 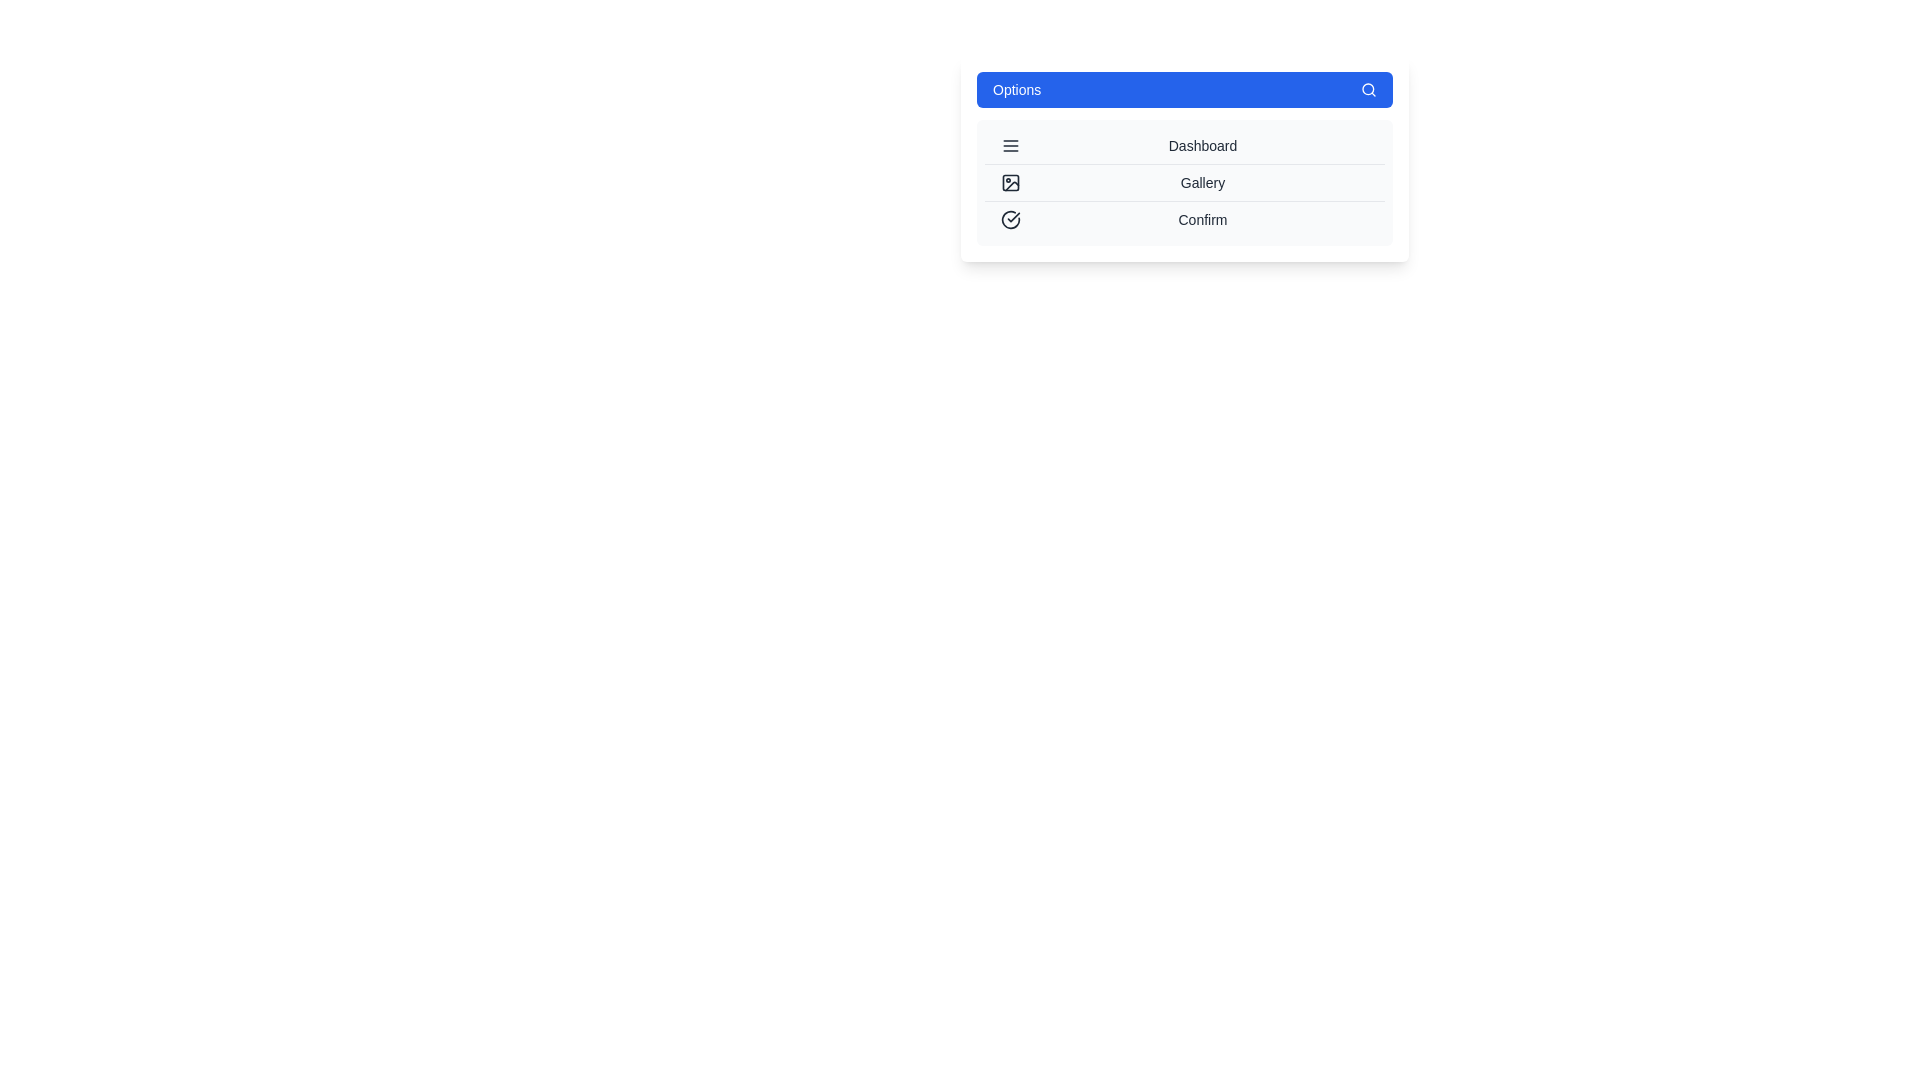 What do you see at coordinates (1011, 182) in the screenshot?
I see `the icon corresponding to the menu item Gallery` at bounding box center [1011, 182].